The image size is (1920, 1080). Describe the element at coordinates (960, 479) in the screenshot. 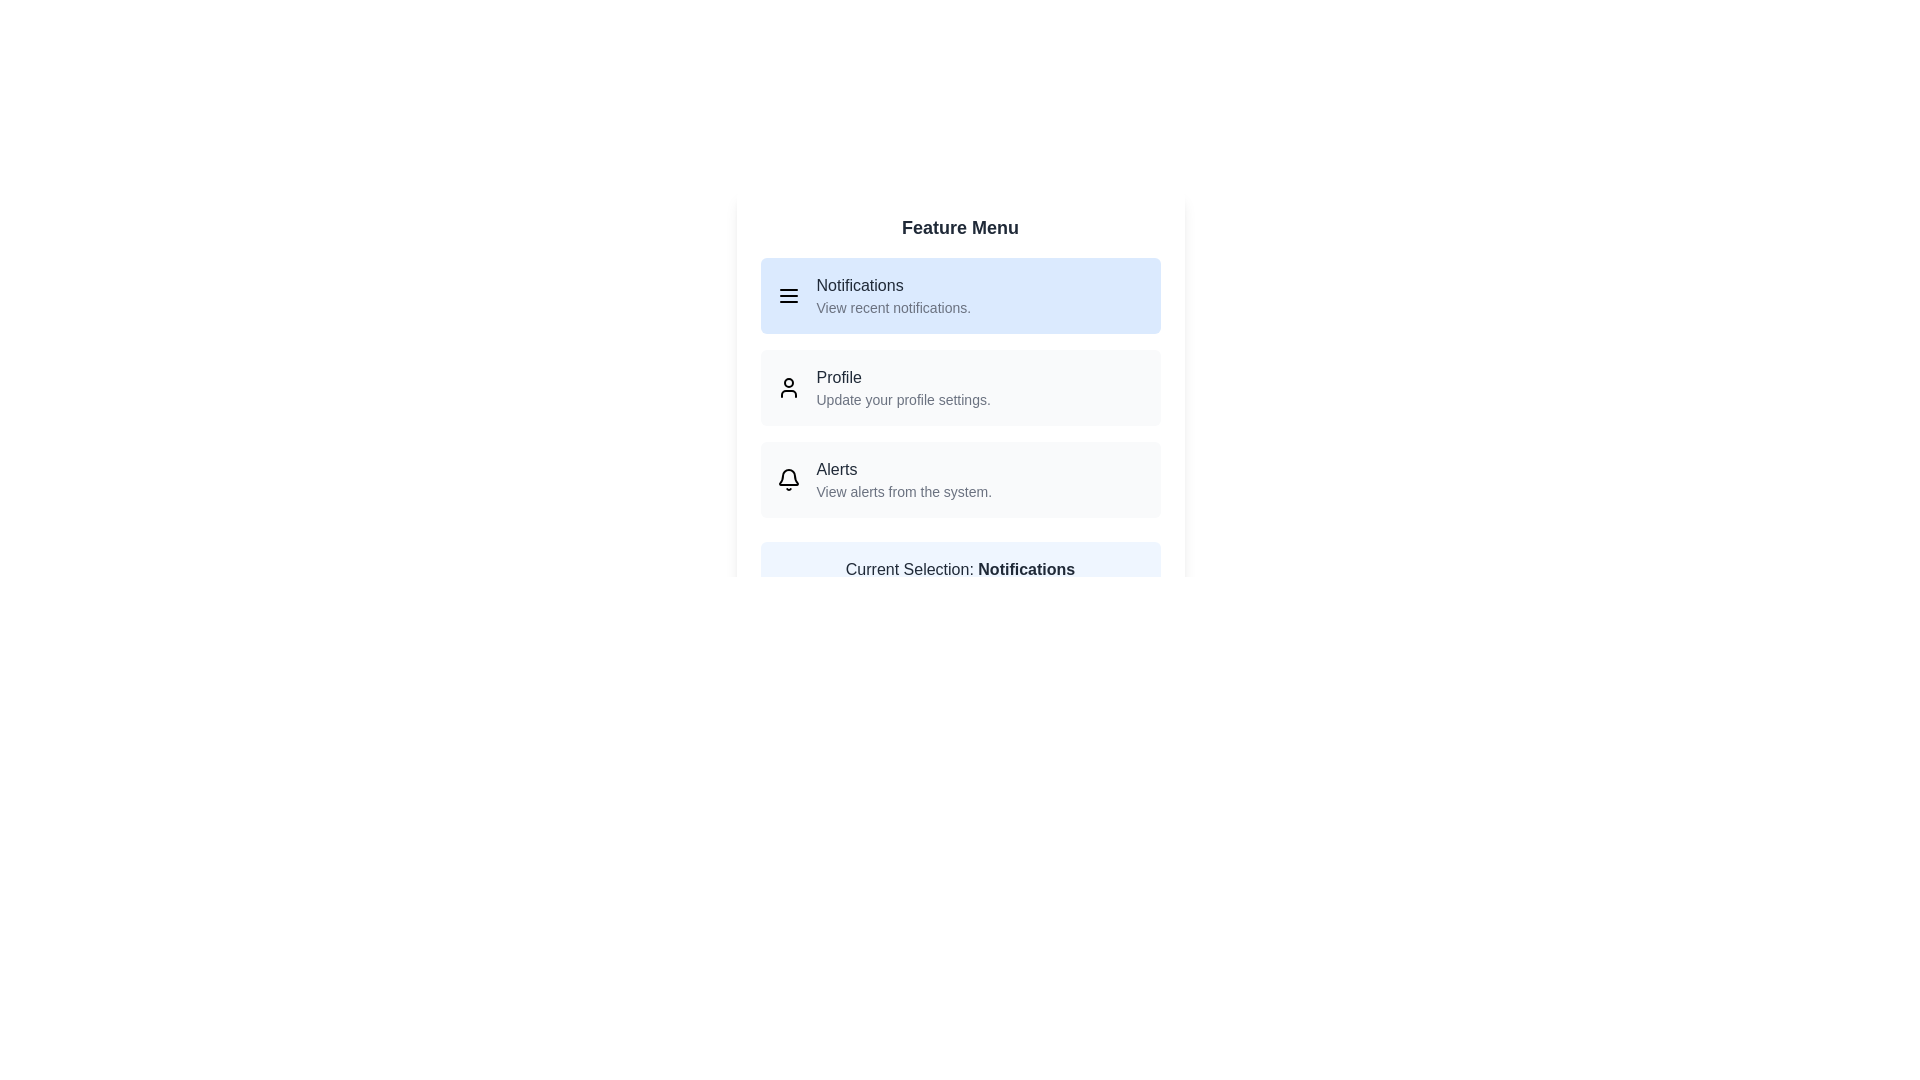

I see `the menu item Alerts by clicking on it` at that location.